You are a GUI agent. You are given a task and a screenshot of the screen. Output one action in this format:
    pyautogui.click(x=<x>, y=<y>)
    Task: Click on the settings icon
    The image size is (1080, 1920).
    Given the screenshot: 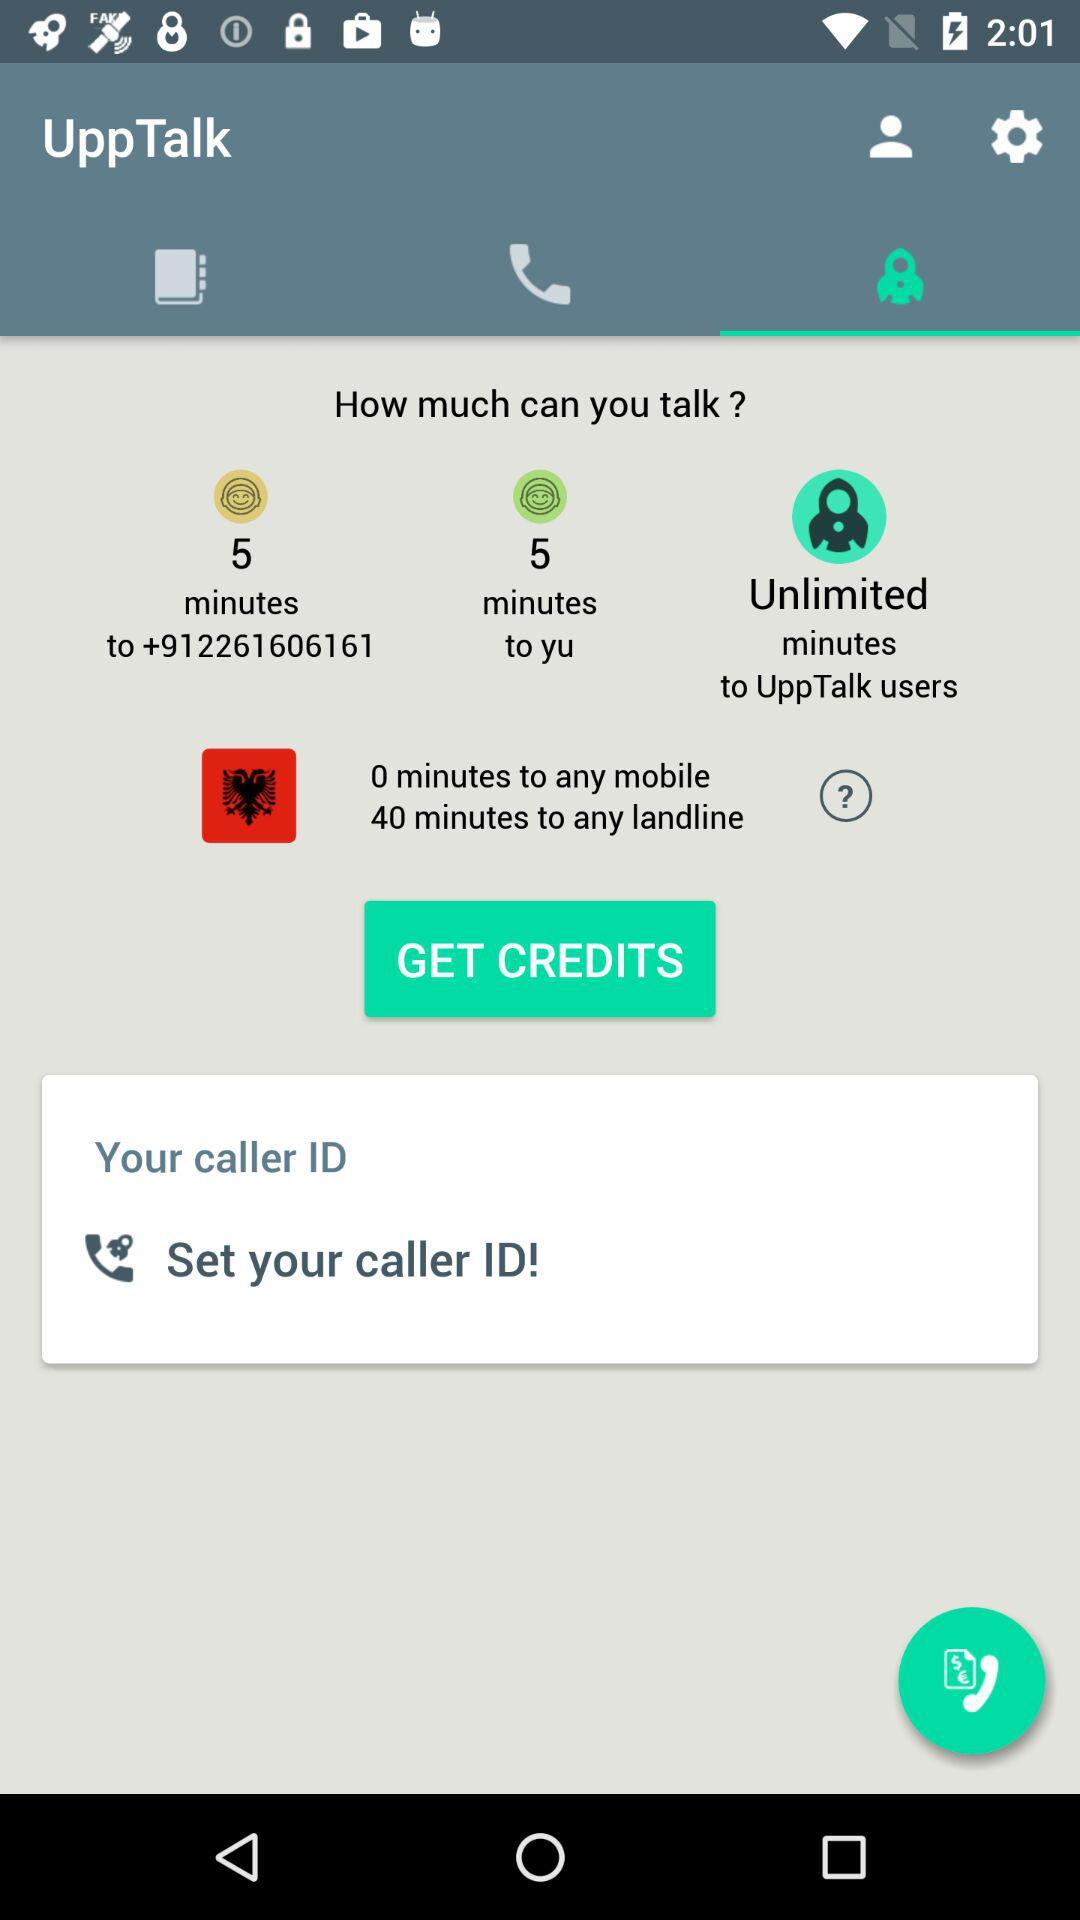 What is the action you would take?
    pyautogui.click(x=1017, y=136)
    